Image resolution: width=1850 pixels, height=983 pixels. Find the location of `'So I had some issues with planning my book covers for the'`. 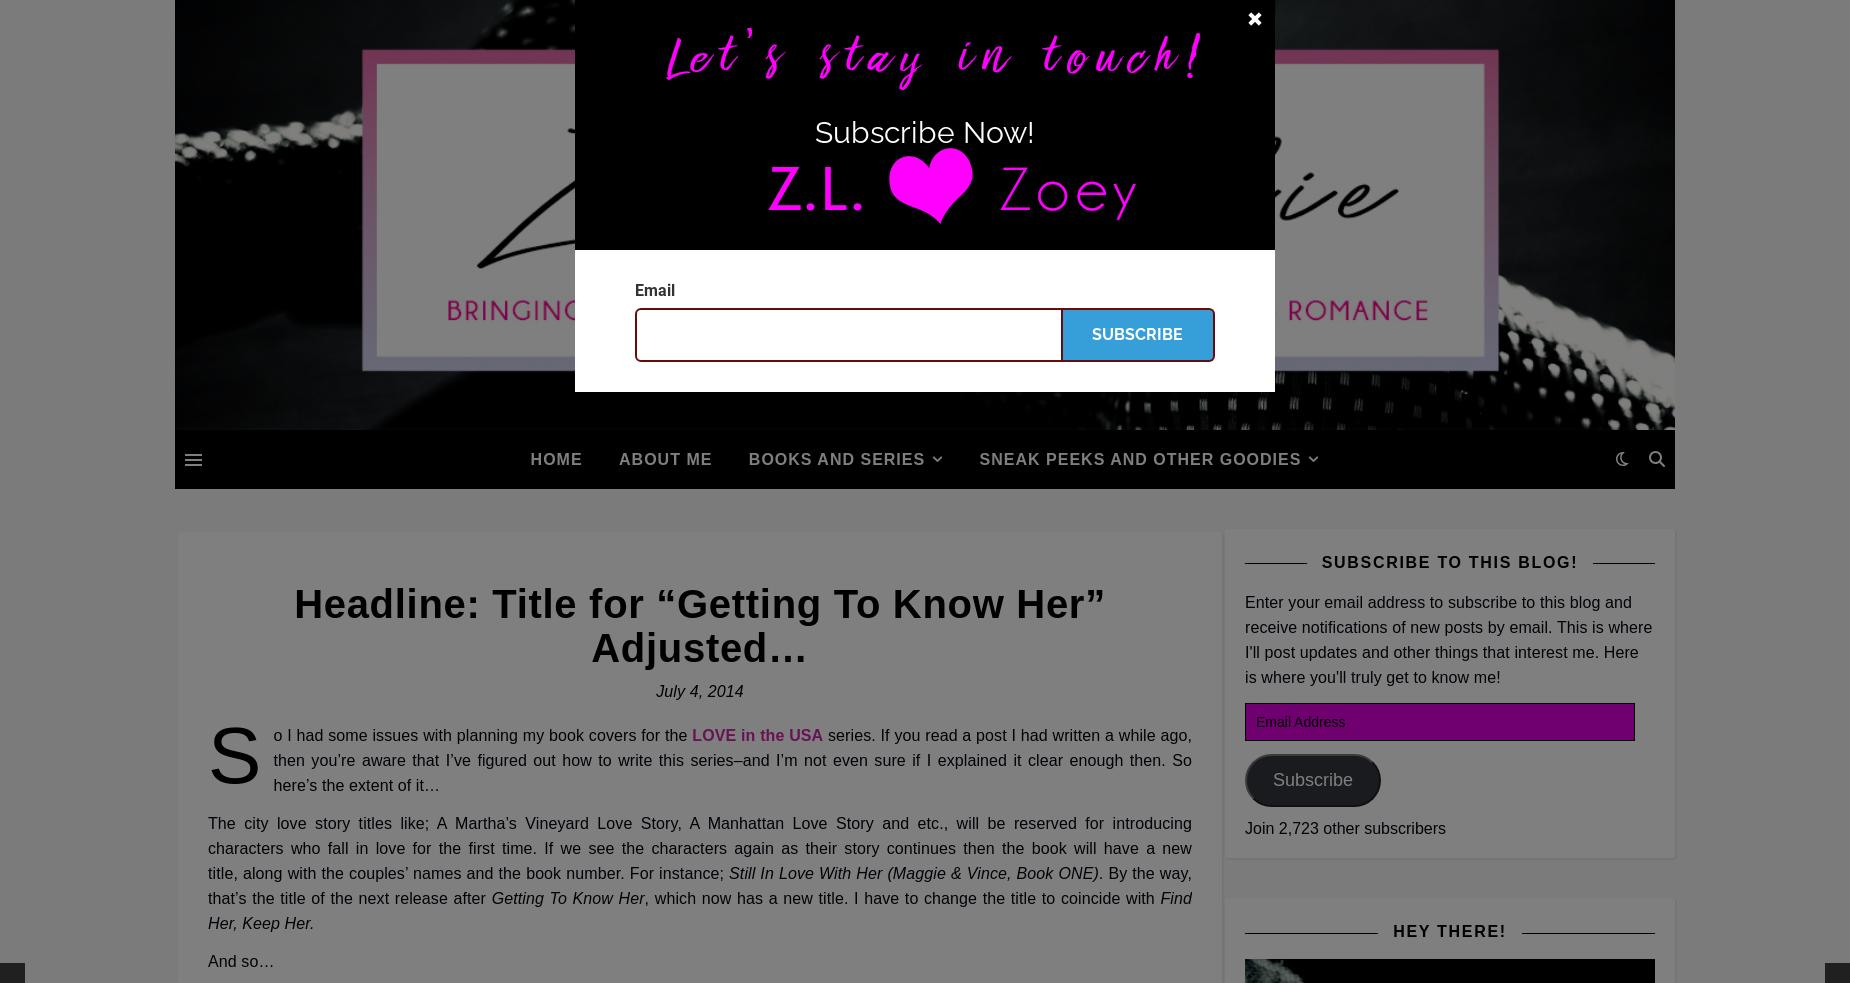

'So I had some issues with planning my book covers for the' is located at coordinates (206, 754).